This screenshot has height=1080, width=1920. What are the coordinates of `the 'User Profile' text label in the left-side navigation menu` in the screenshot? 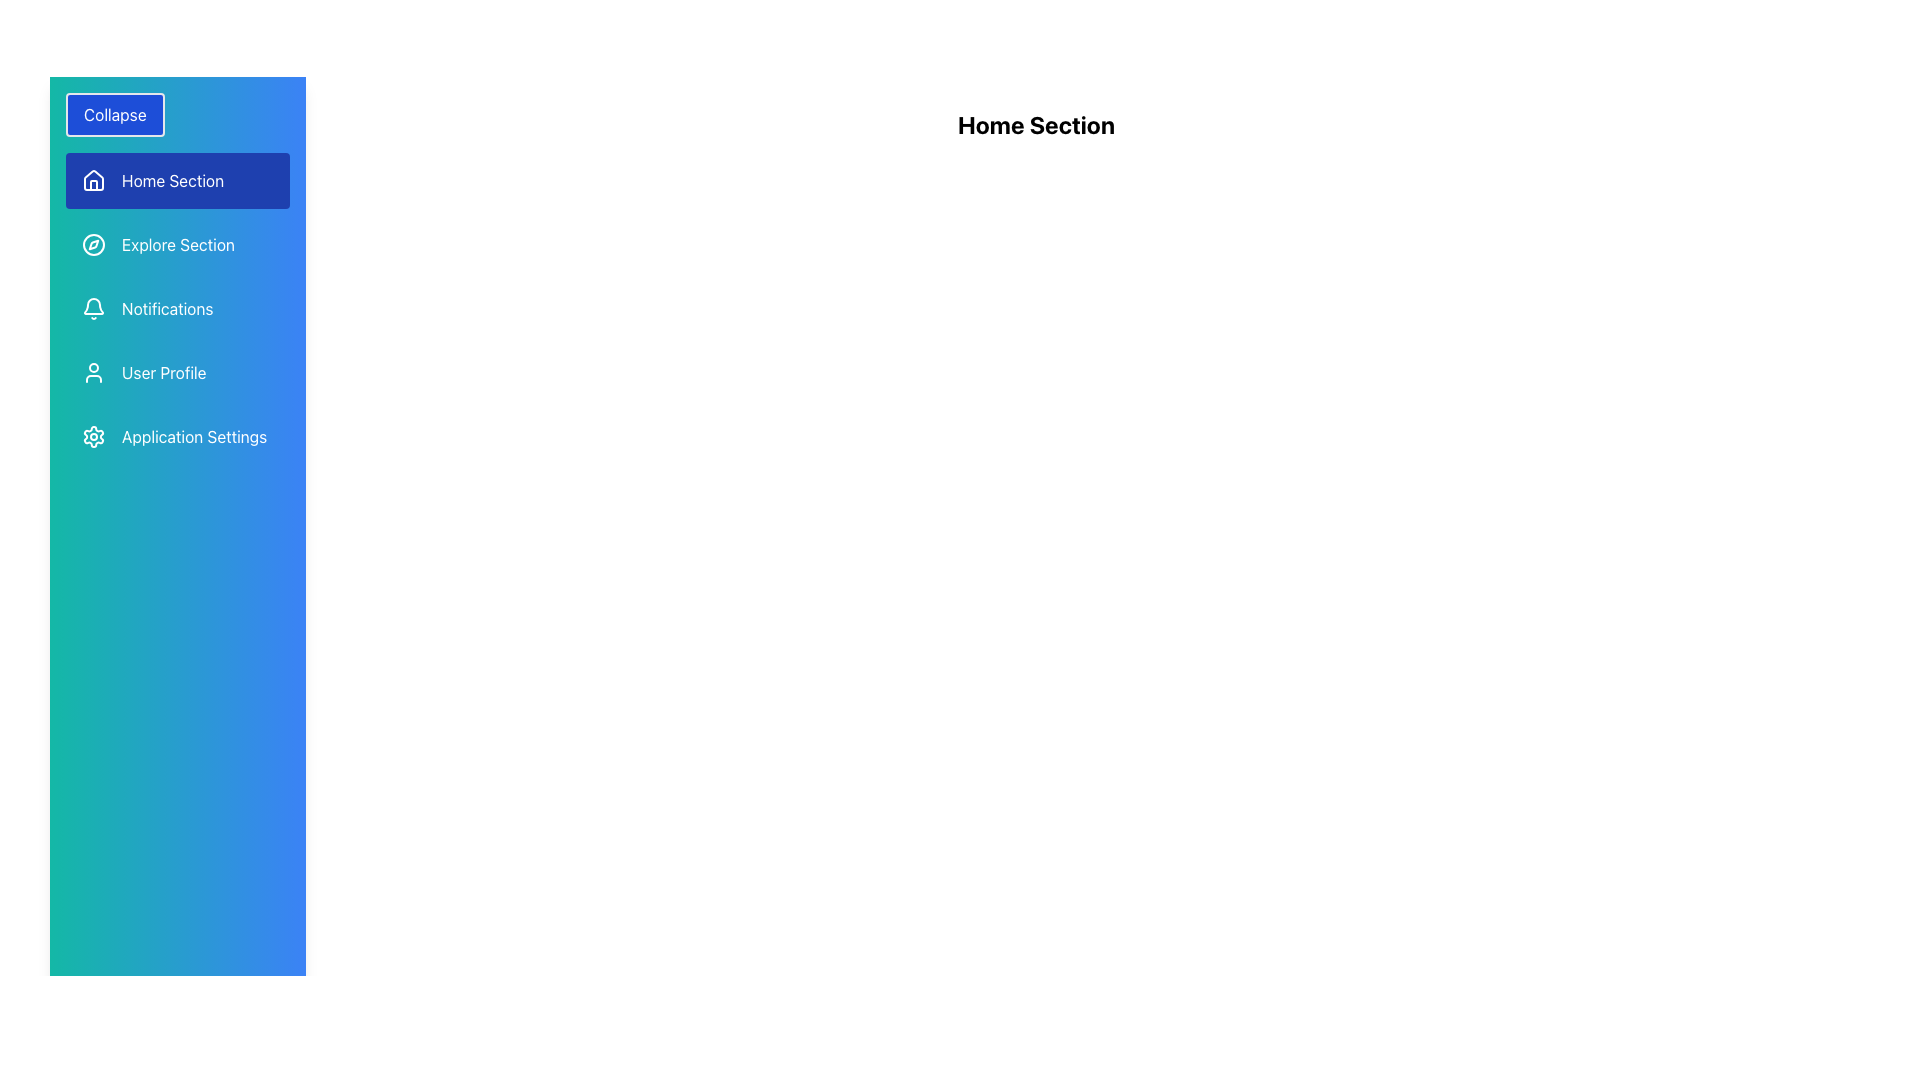 It's located at (164, 373).